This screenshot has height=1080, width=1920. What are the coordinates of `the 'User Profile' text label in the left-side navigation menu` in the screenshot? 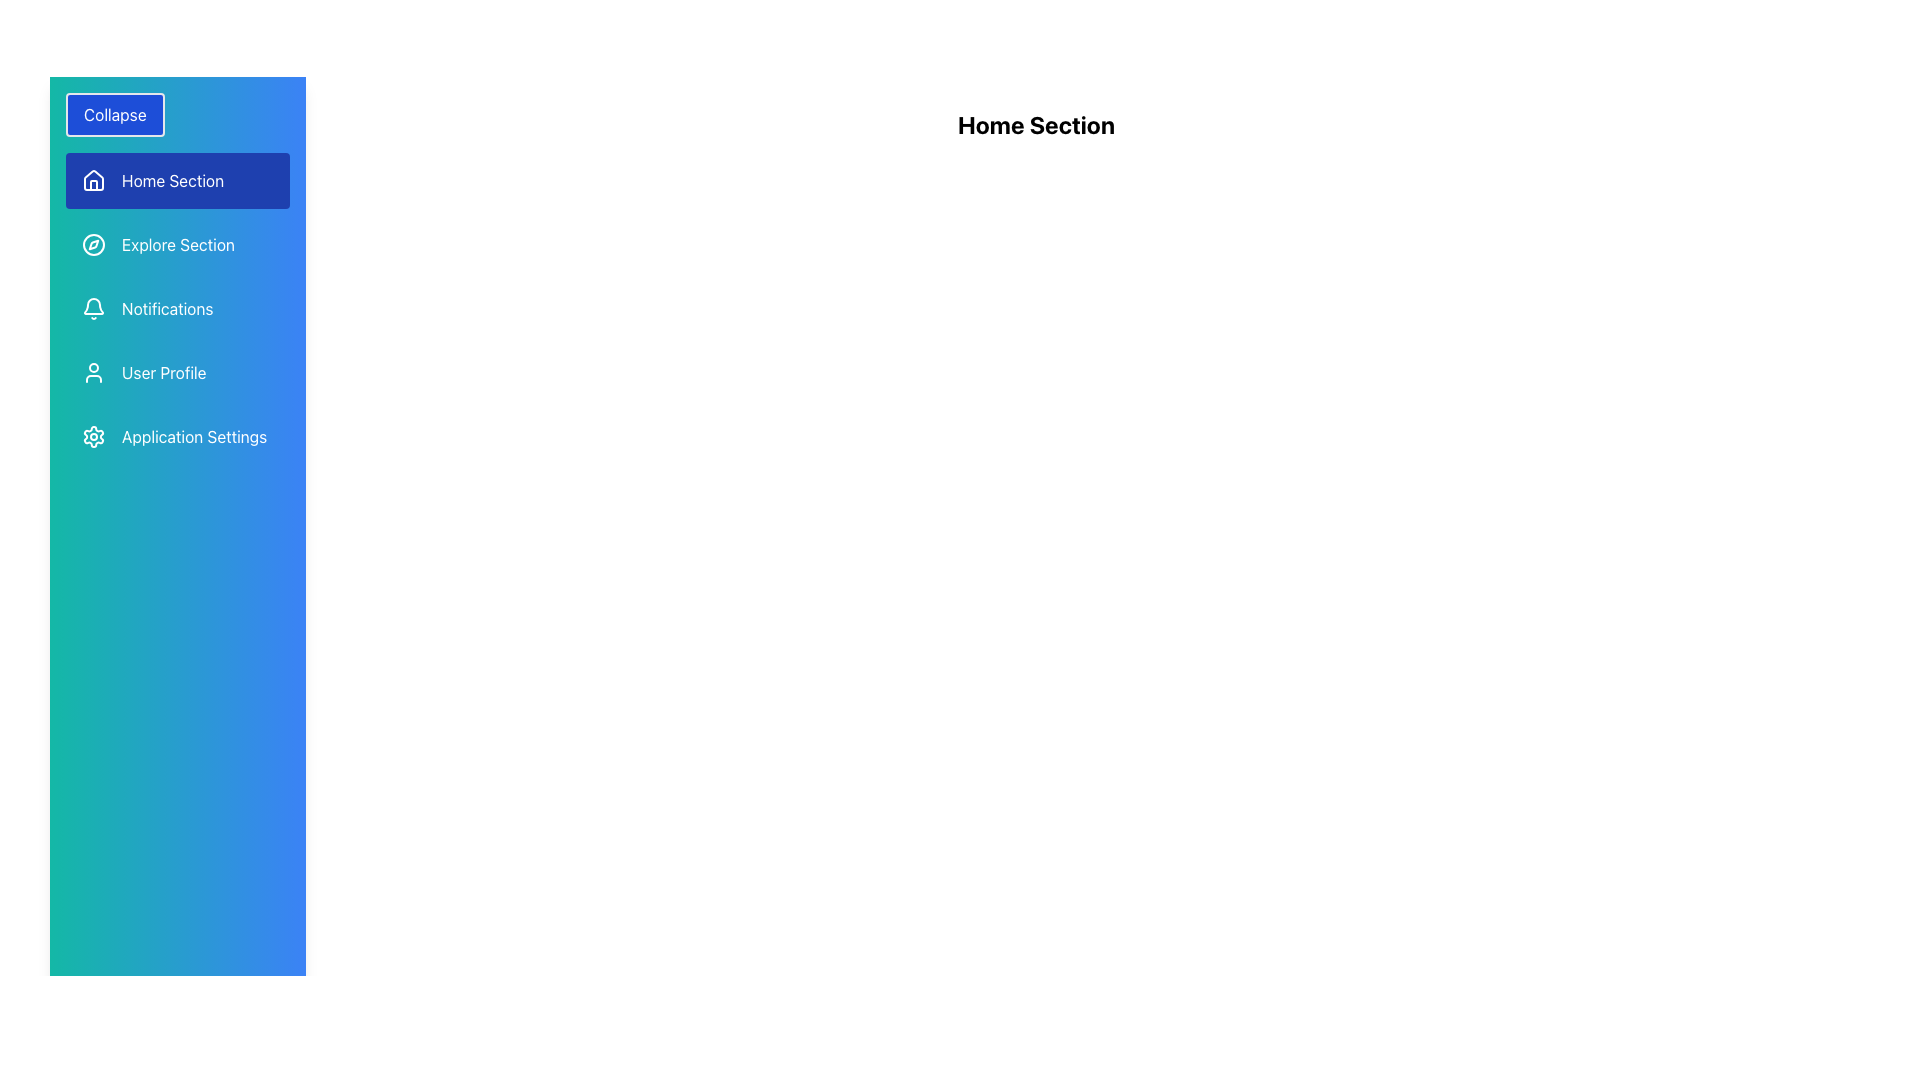 It's located at (164, 373).